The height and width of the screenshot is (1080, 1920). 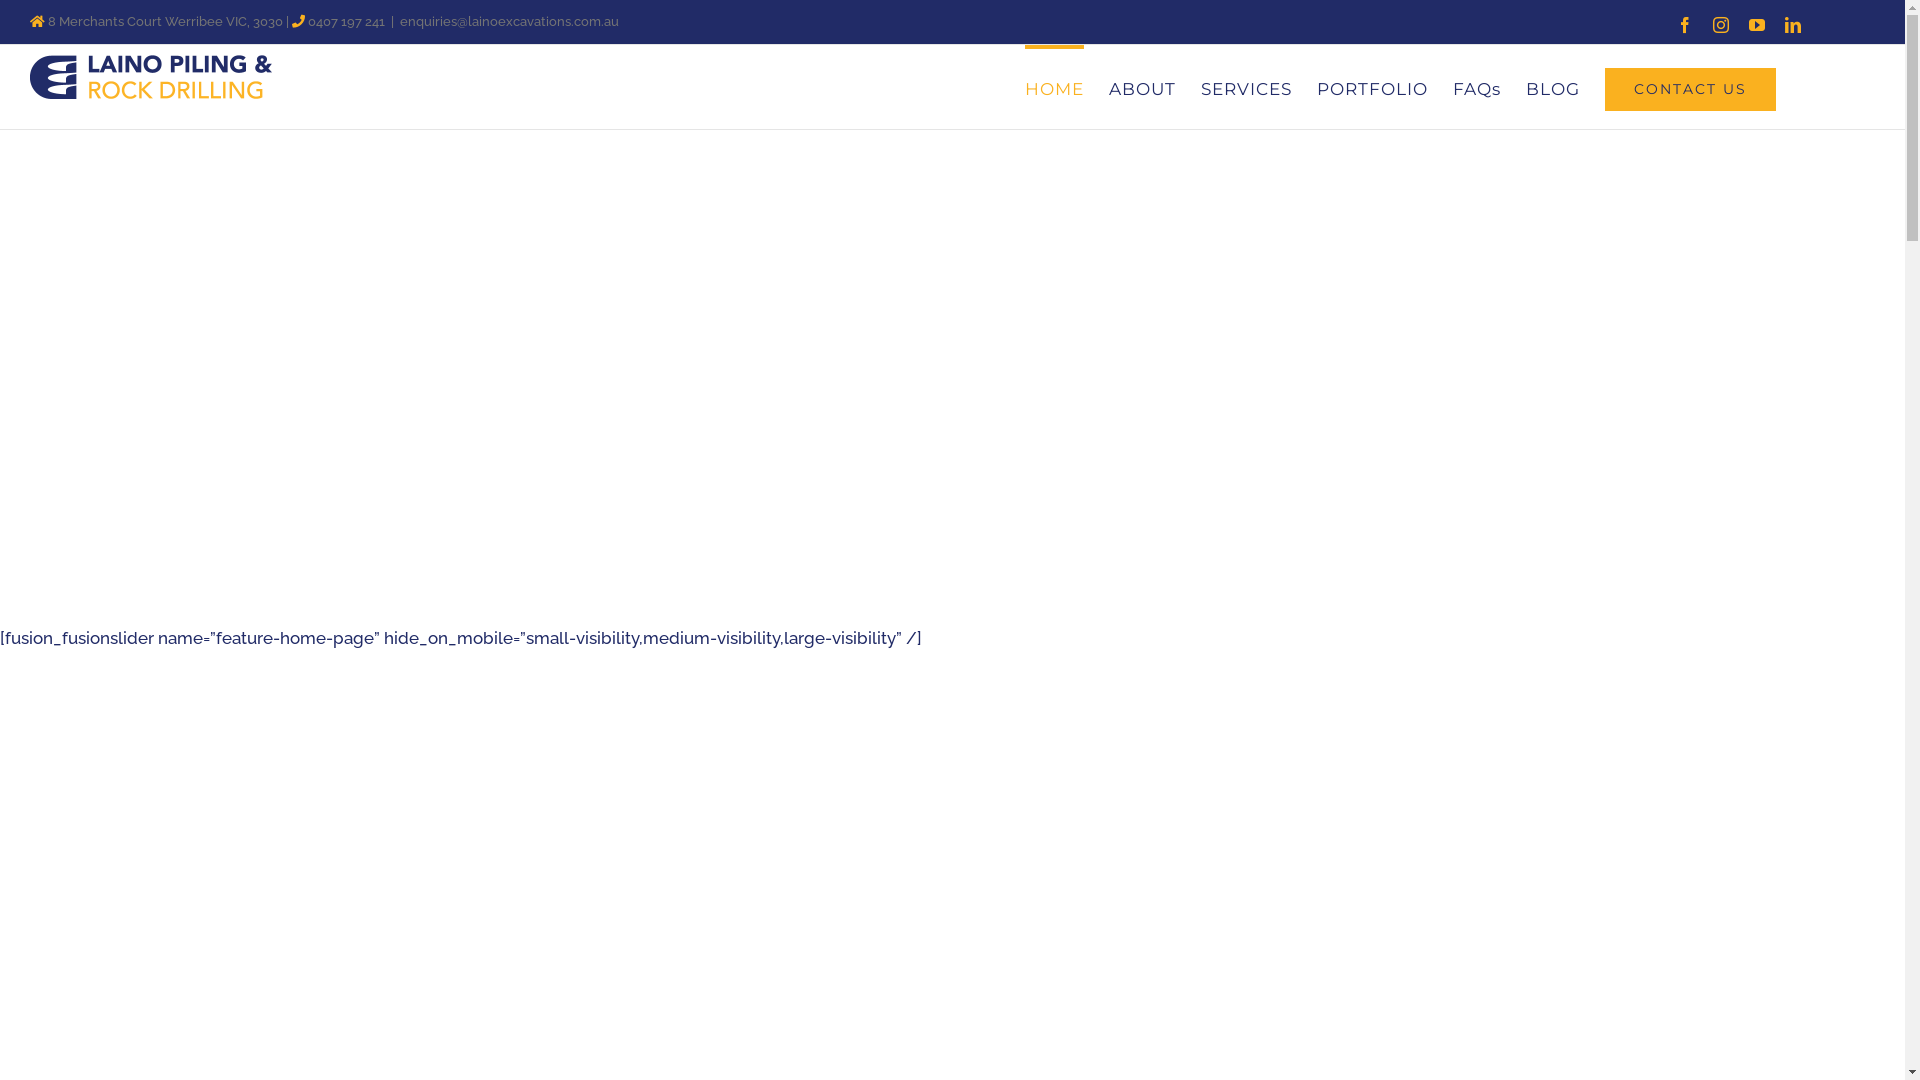 I want to click on 'BLOG', so click(x=1552, y=86).